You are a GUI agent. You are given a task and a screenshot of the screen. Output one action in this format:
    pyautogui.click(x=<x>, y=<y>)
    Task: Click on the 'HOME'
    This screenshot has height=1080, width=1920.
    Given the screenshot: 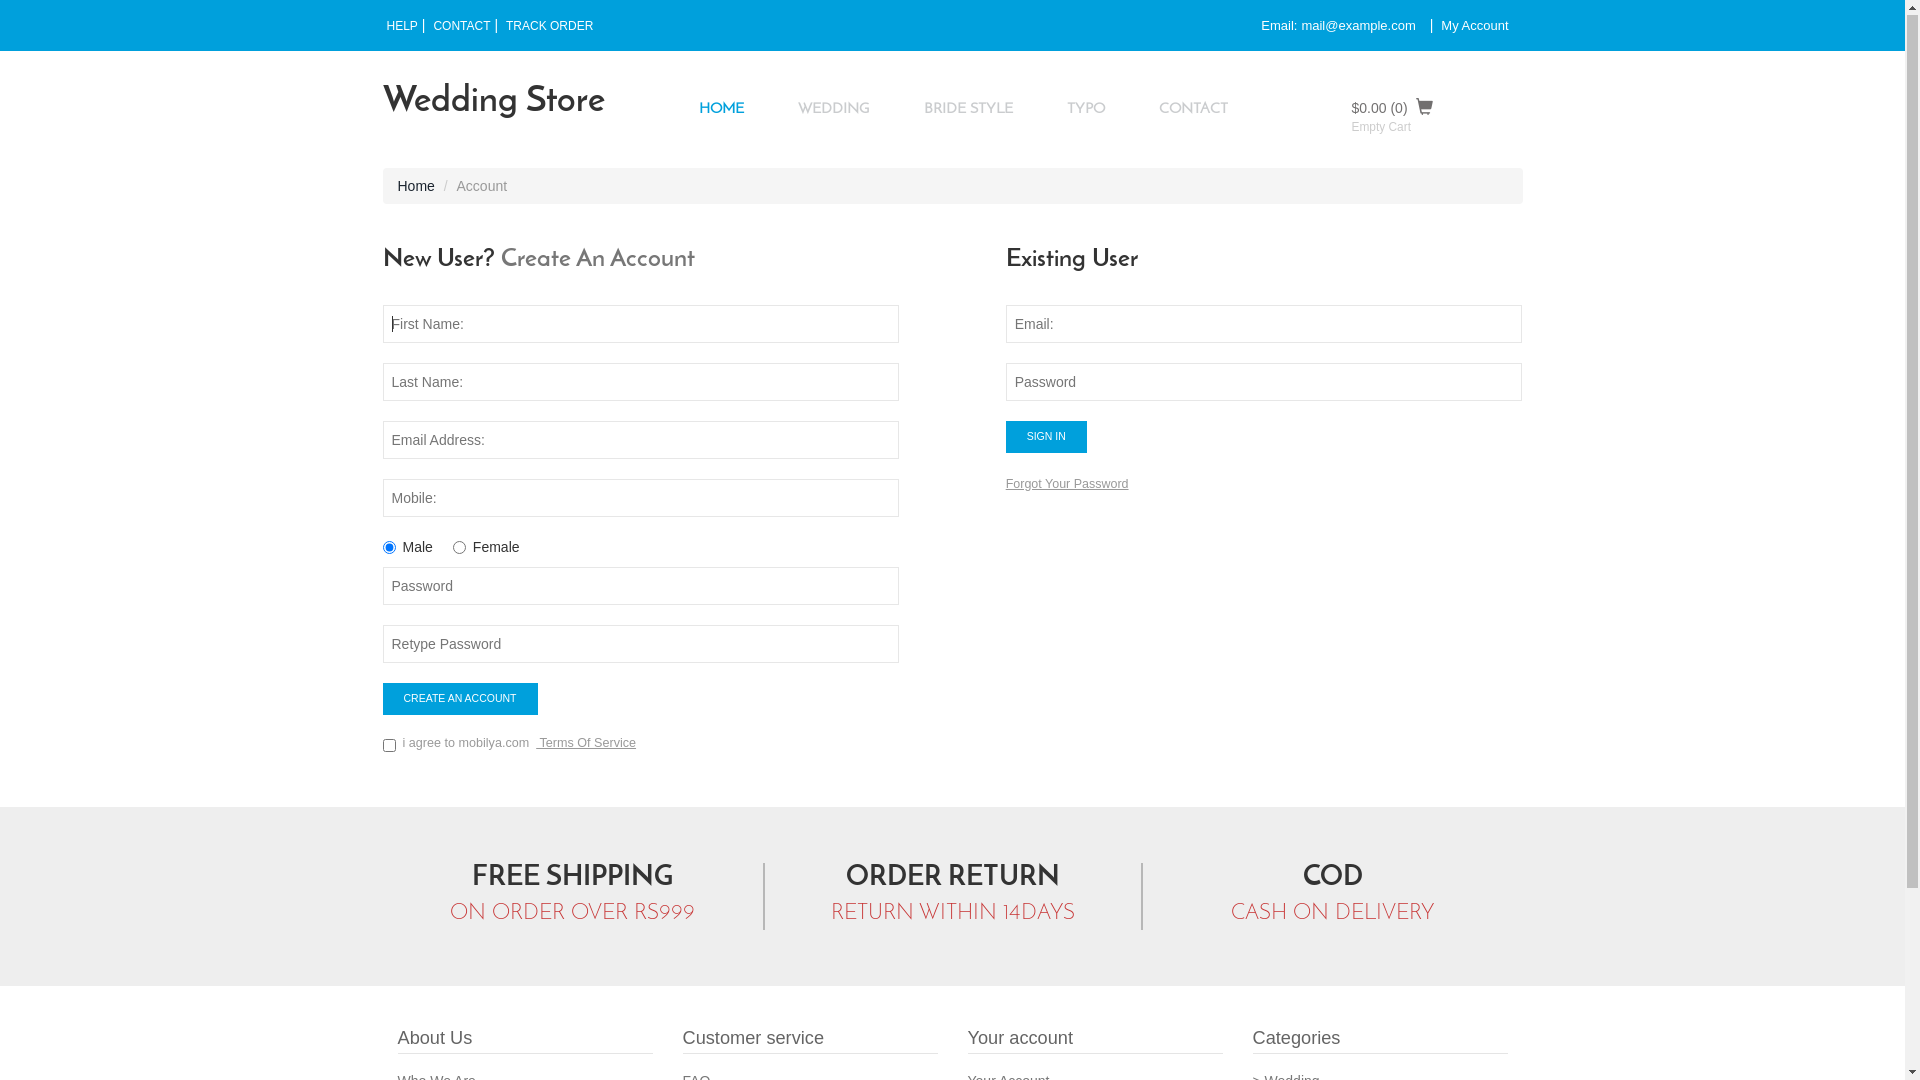 What is the action you would take?
    pyautogui.click(x=720, y=110)
    